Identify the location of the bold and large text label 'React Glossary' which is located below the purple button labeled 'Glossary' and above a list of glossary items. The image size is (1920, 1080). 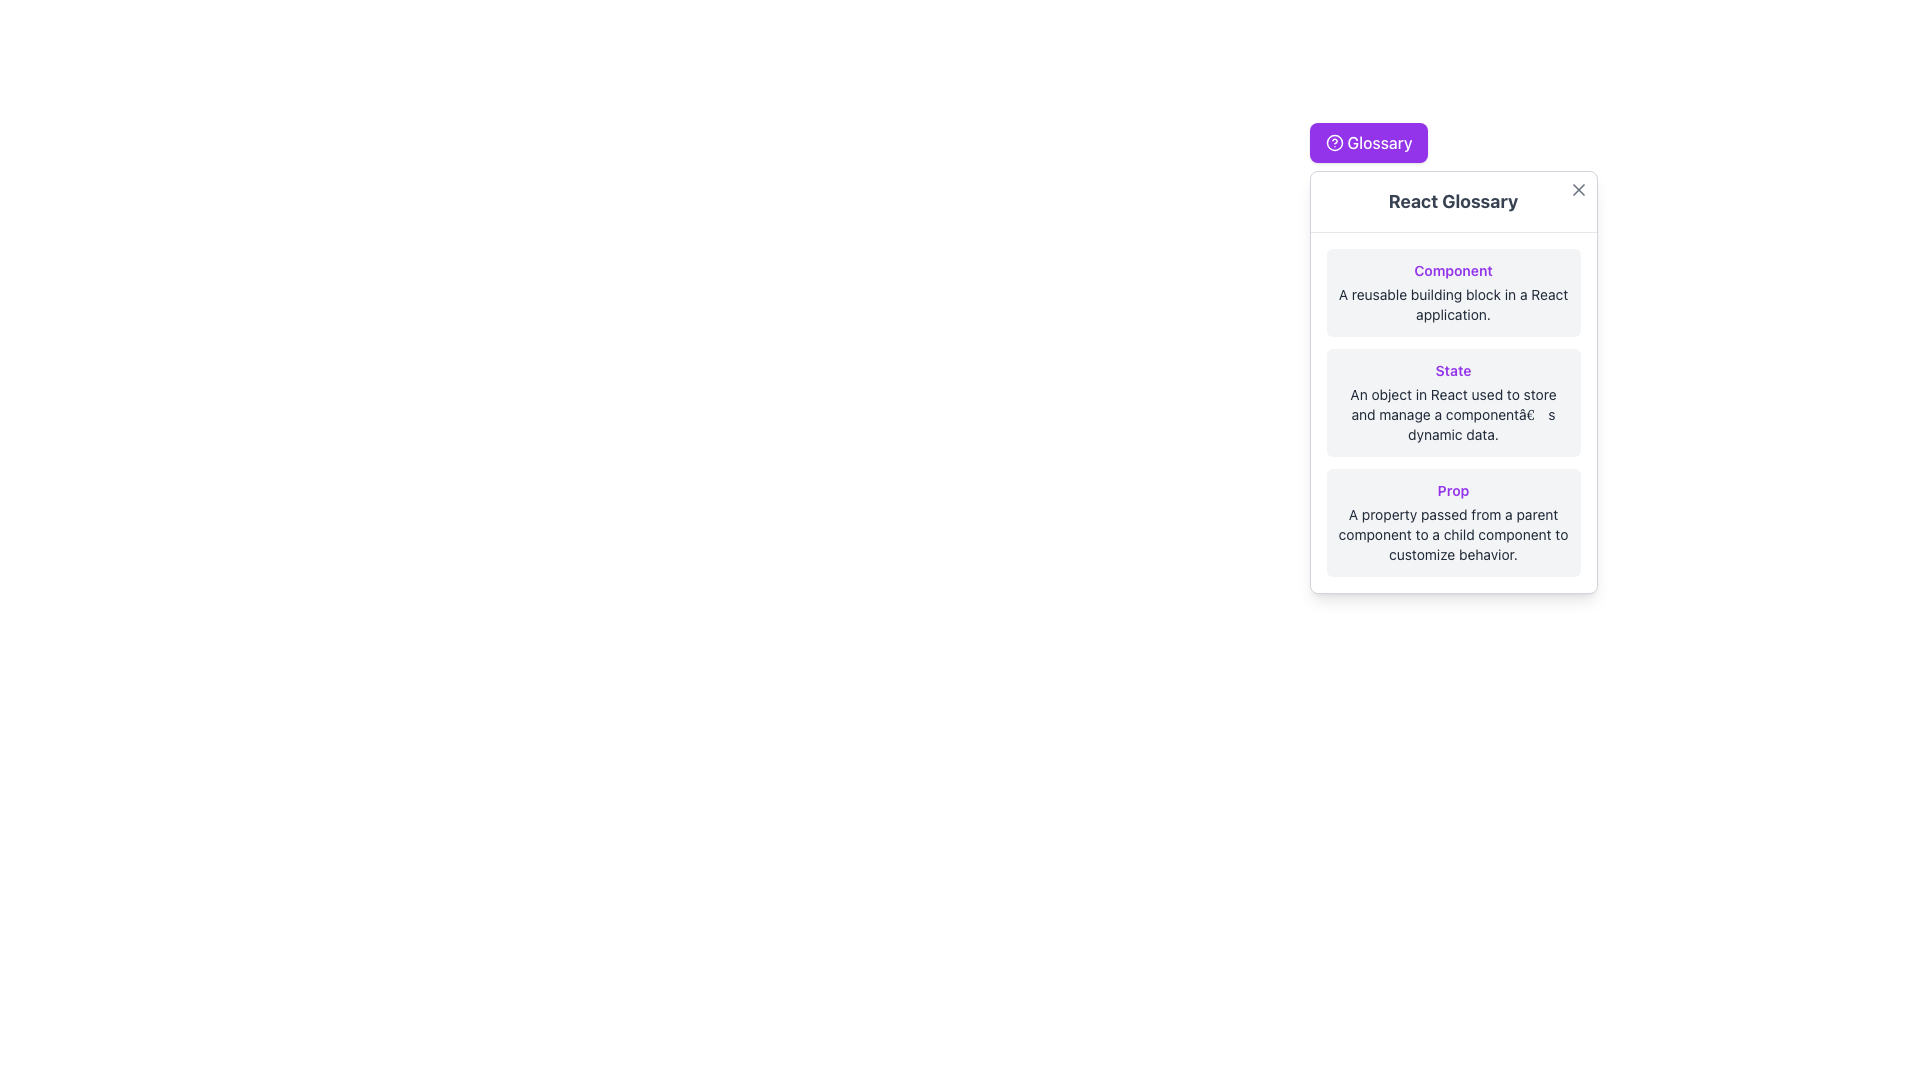
(1453, 201).